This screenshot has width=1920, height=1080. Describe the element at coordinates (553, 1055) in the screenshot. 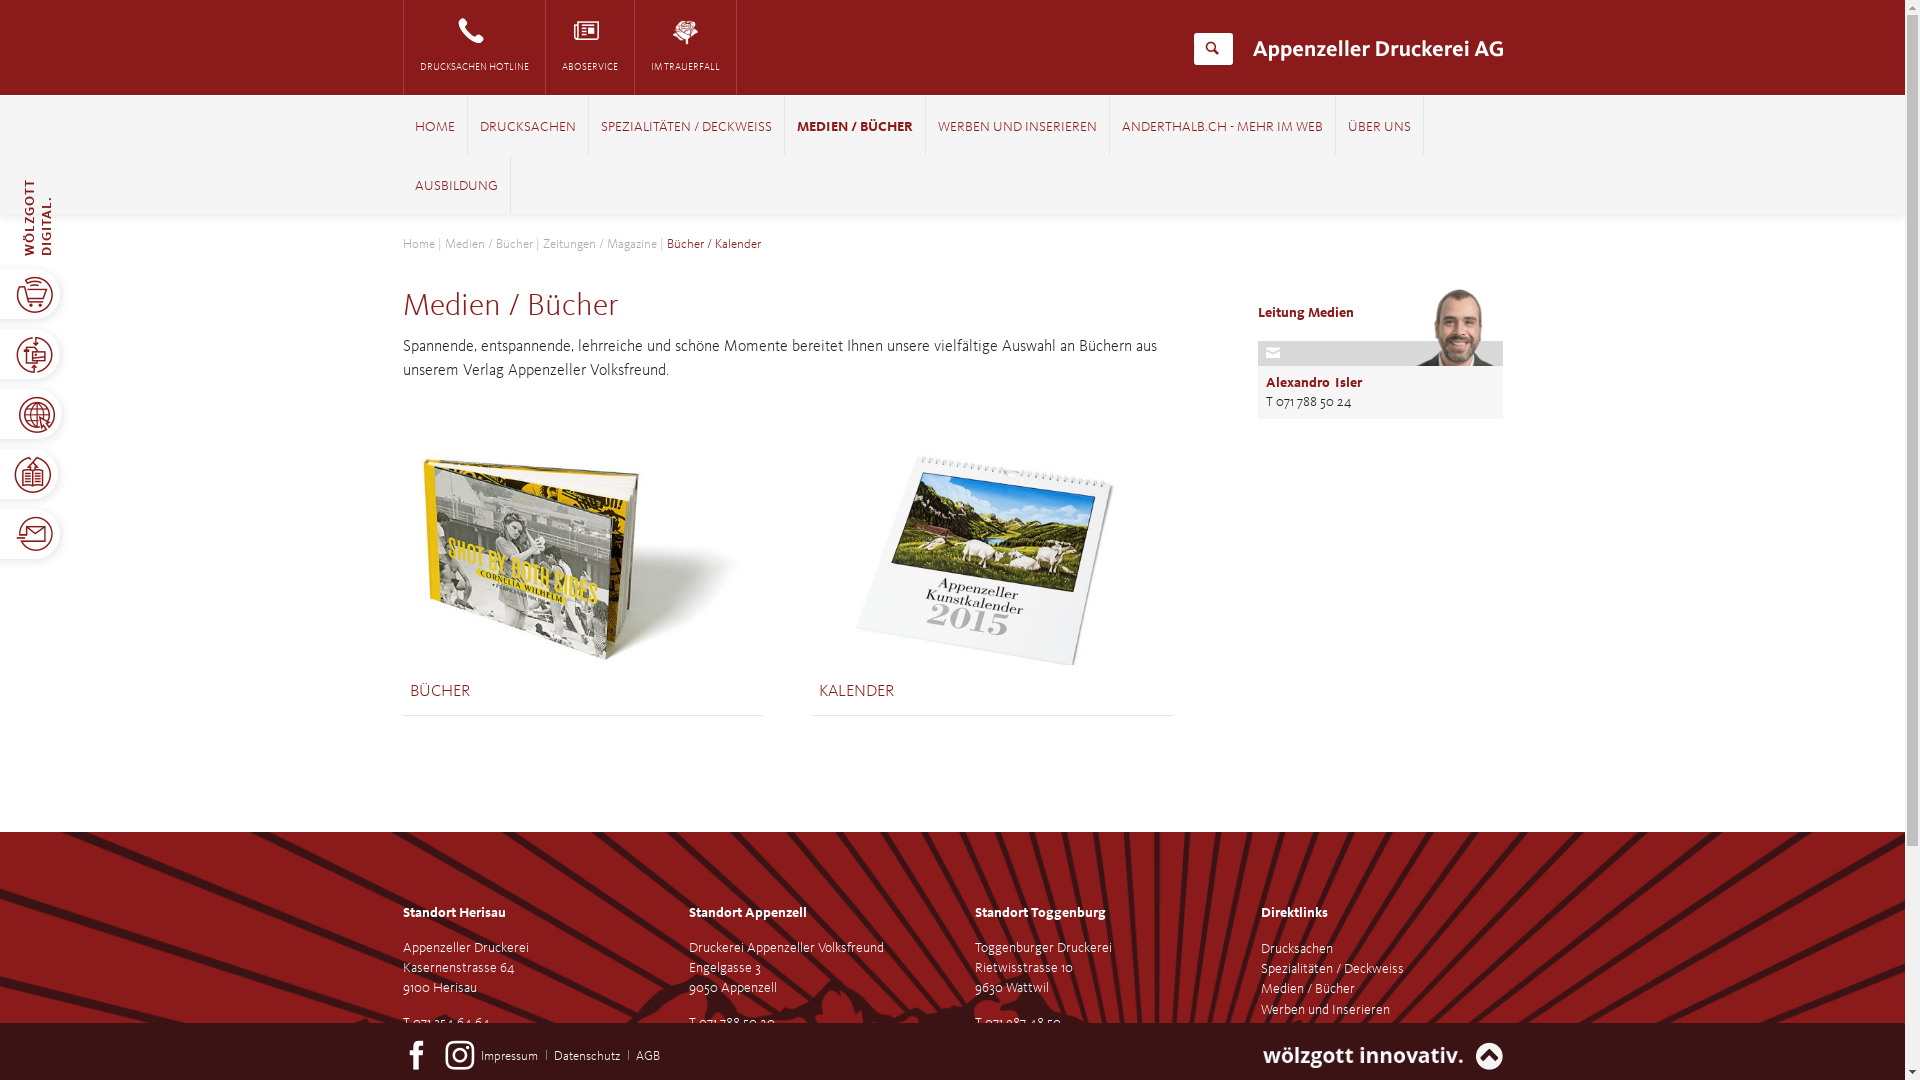

I see `'Datenschutz'` at that location.